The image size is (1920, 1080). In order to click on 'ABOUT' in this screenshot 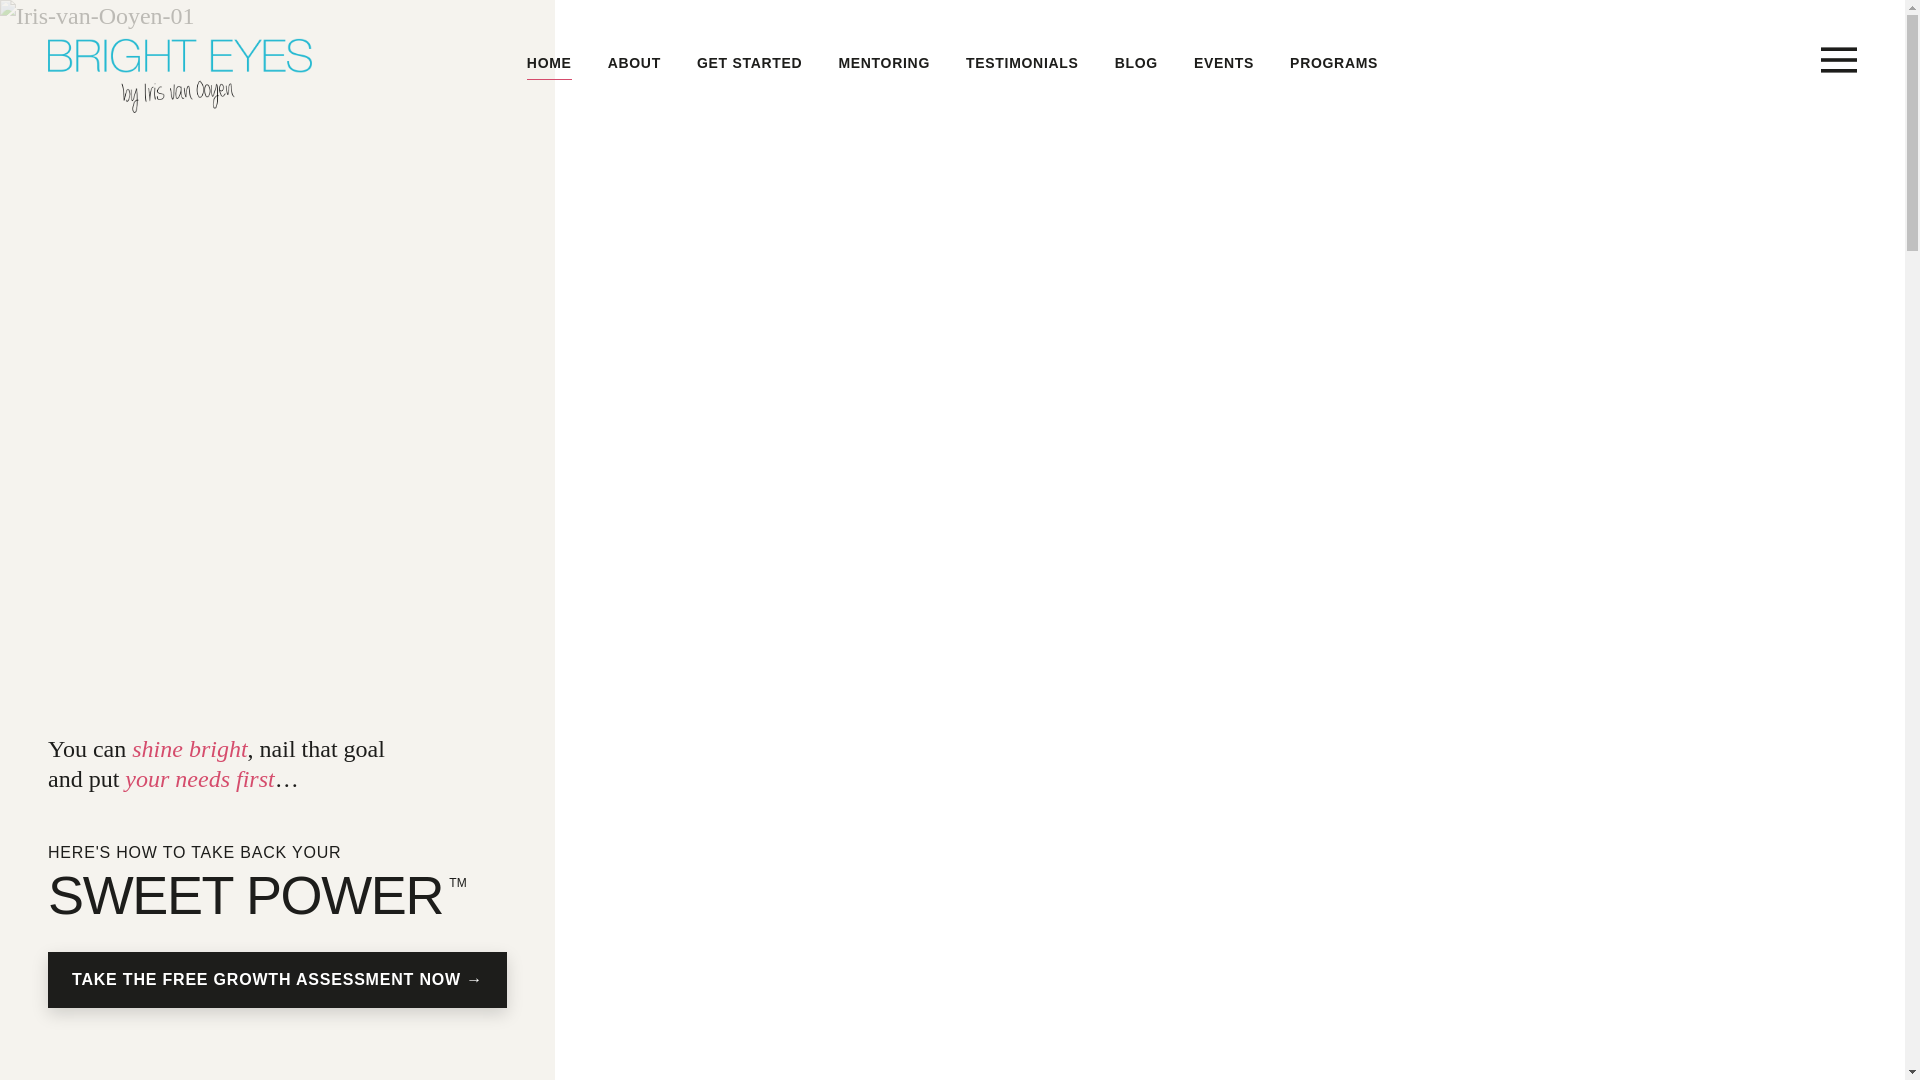, I will do `click(607, 62)`.